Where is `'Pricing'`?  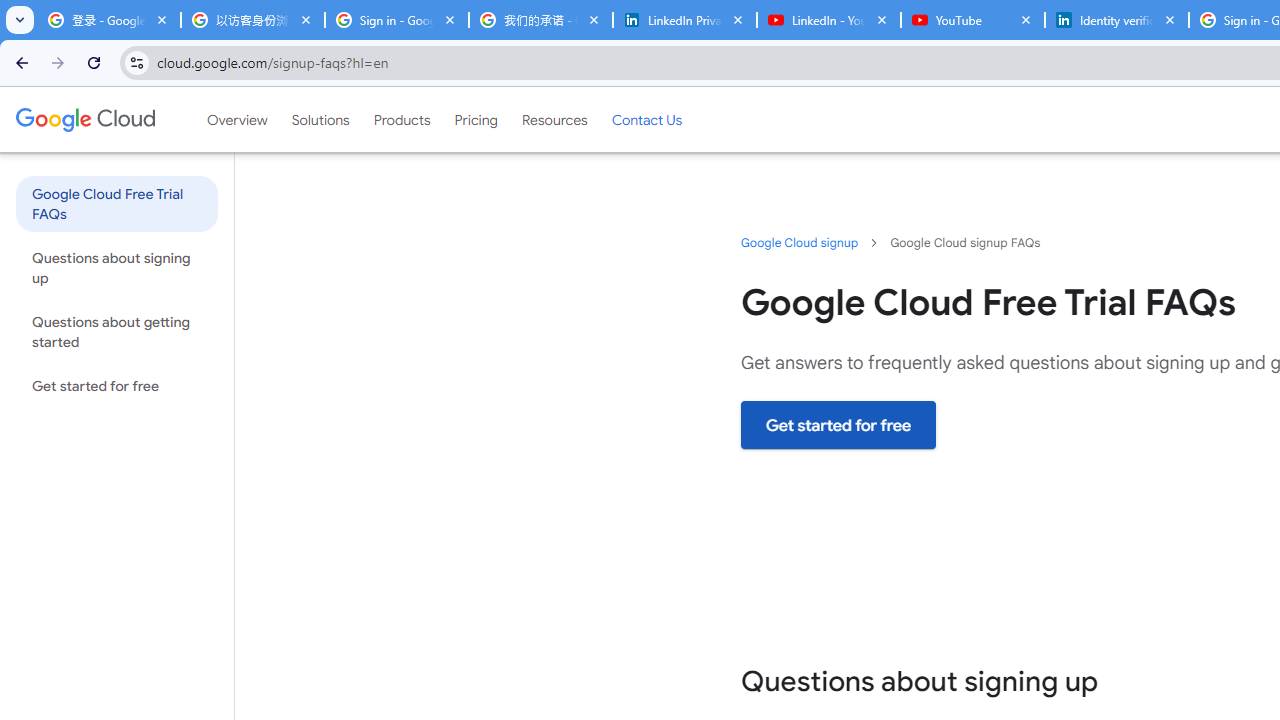 'Pricing' is located at coordinates (475, 119).